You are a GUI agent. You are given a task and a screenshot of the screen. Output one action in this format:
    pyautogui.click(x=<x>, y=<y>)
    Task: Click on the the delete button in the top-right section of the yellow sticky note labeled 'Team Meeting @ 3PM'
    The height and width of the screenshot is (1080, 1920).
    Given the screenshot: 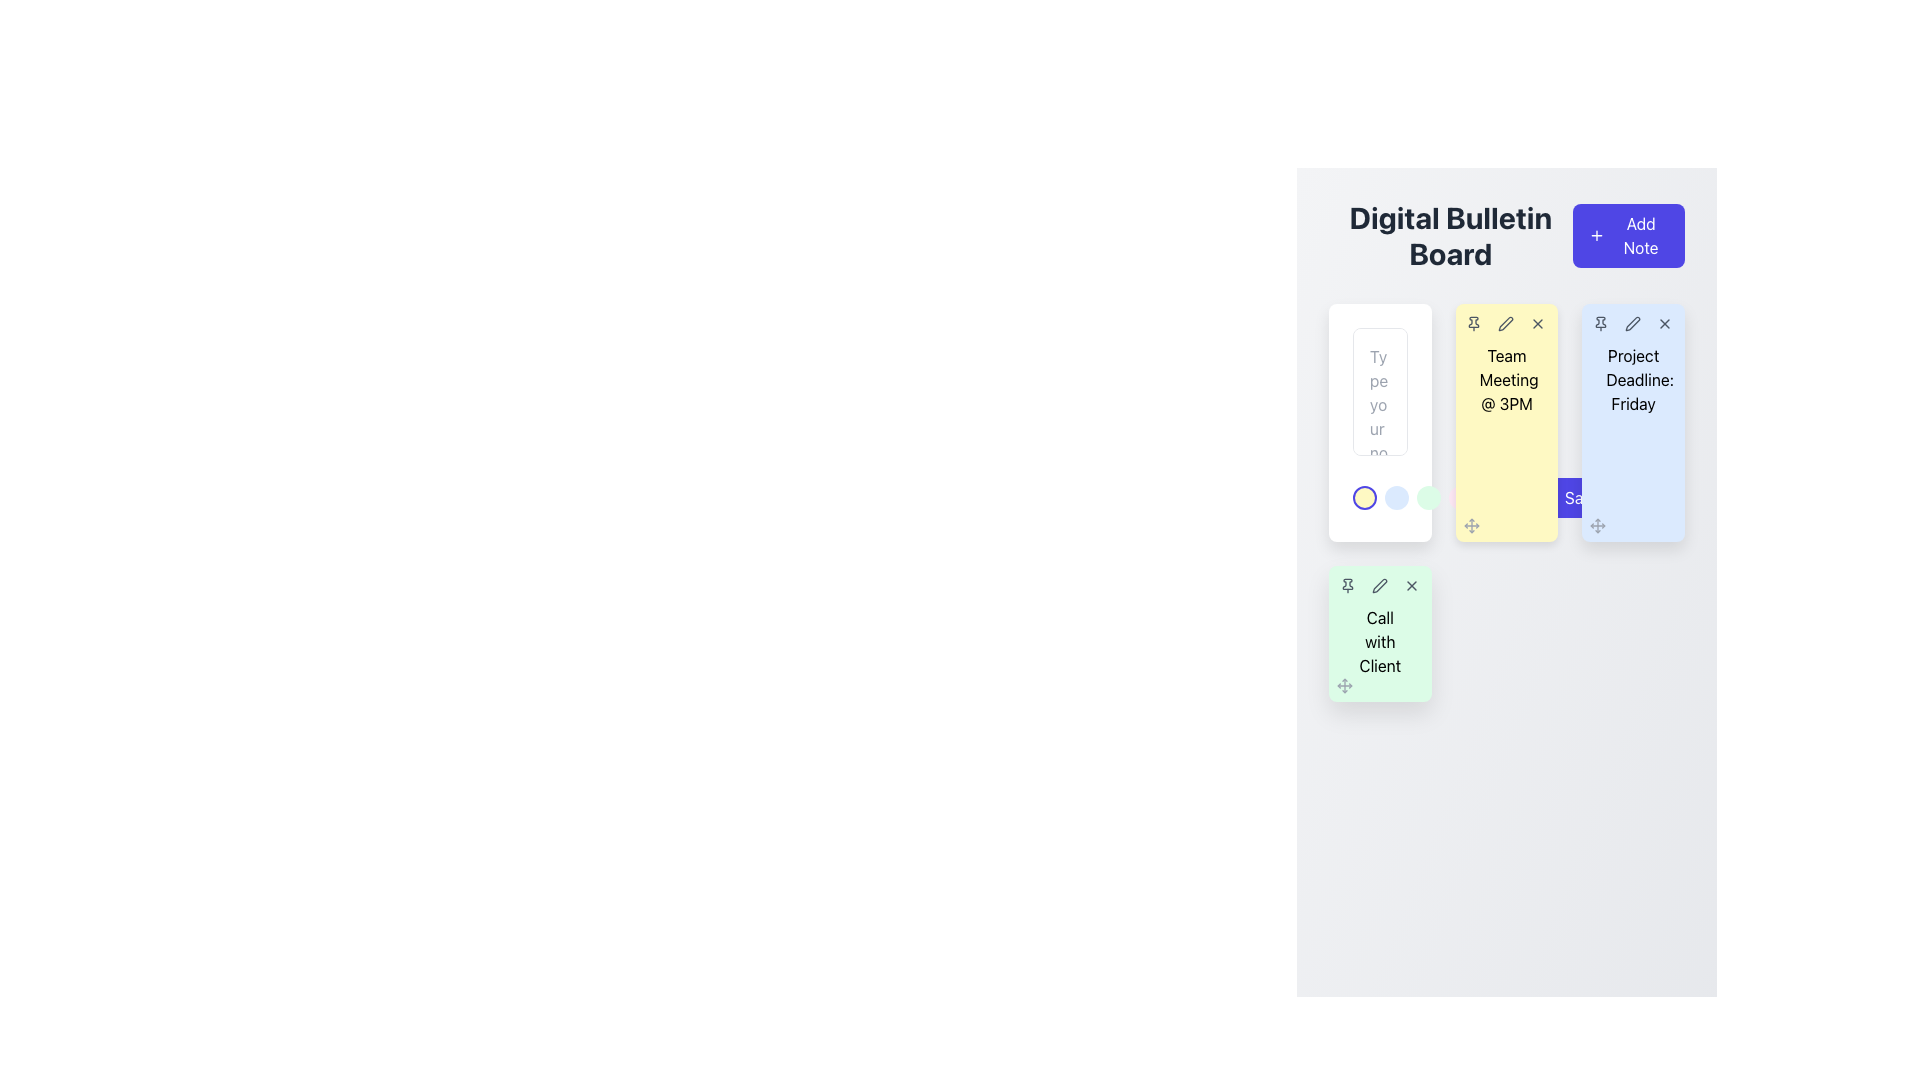 What is the action you would take?
    pyautogui.click(x=1537, y=323)
    